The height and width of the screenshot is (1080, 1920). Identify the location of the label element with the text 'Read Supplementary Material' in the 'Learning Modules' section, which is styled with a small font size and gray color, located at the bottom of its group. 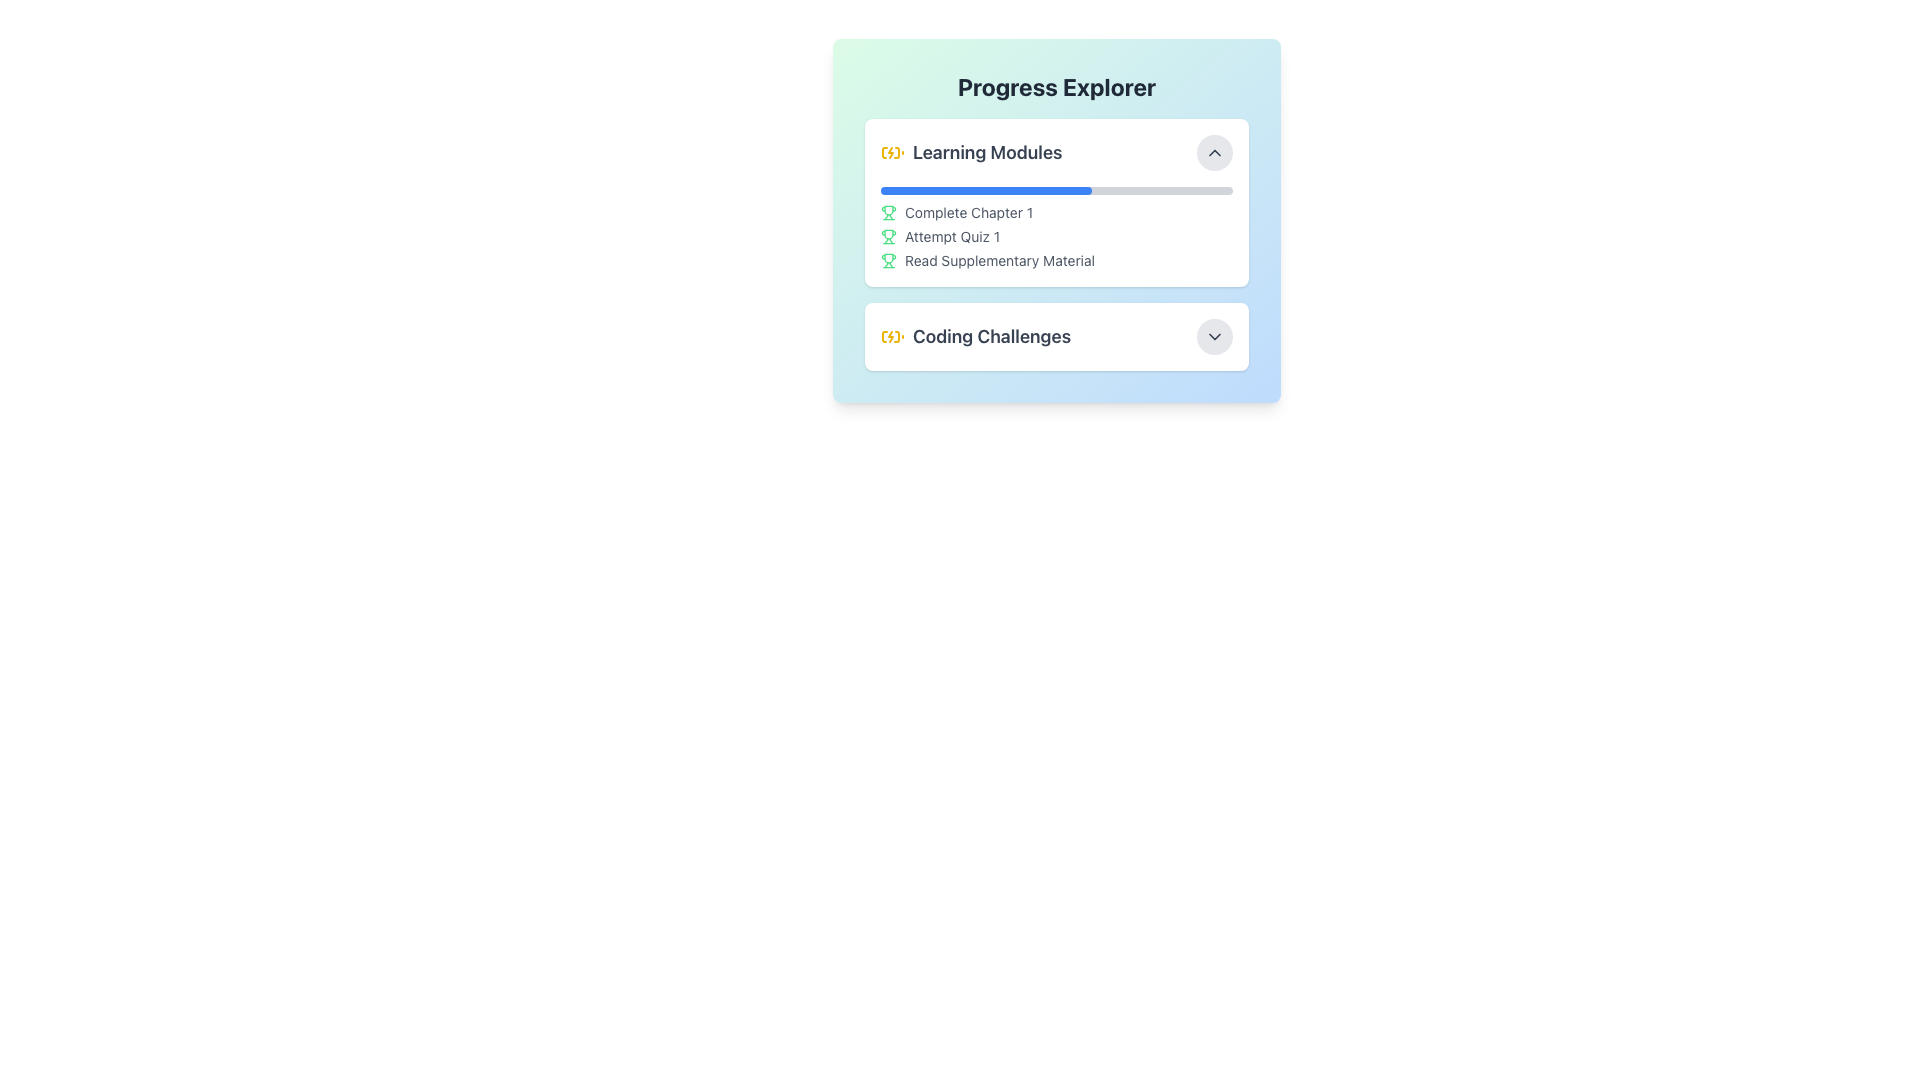
(1055, 260).